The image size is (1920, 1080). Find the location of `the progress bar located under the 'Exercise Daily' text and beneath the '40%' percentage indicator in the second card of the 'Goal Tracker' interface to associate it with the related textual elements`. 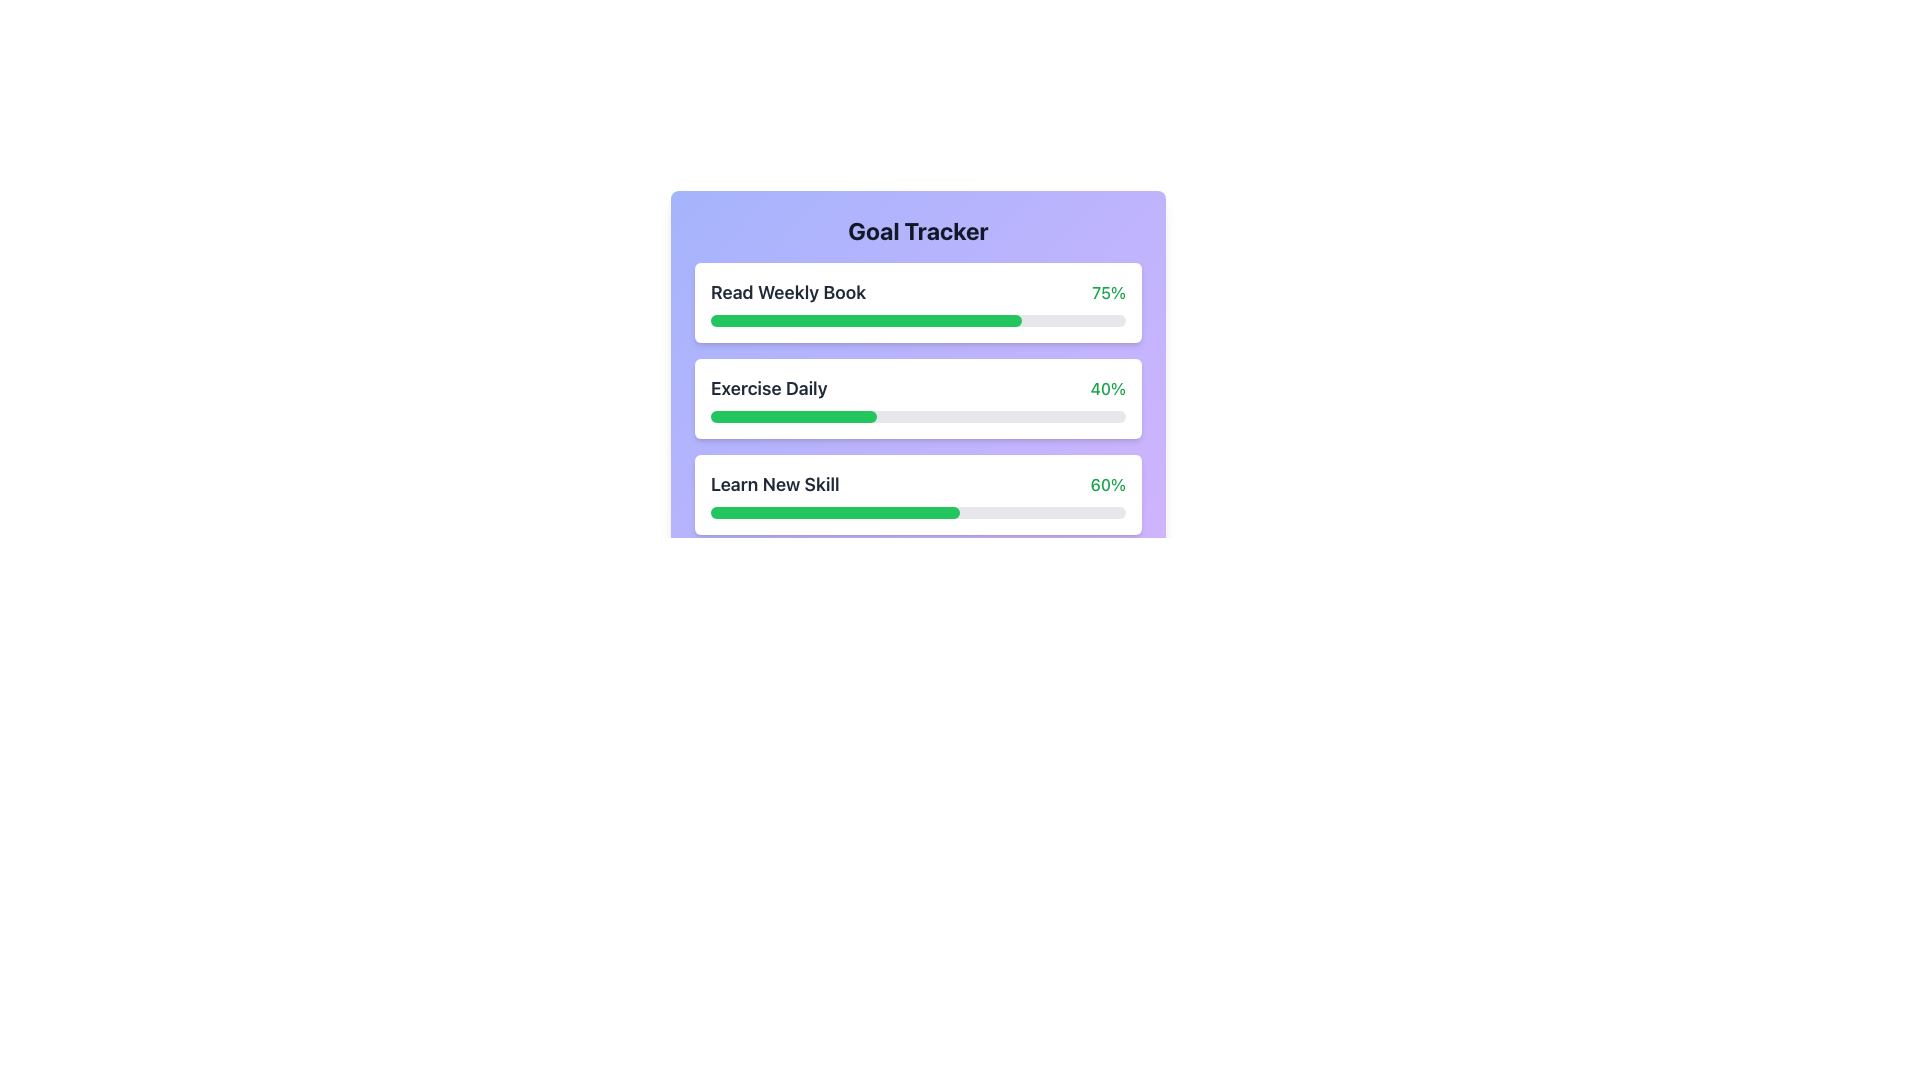

the progress bar located under the 'Exercise Daily' text and beneath the '40%' percentage indicator in the second card of the 'Goal Tracker' interface to associate it with the related textual elements is located at coordinates (917, 415).